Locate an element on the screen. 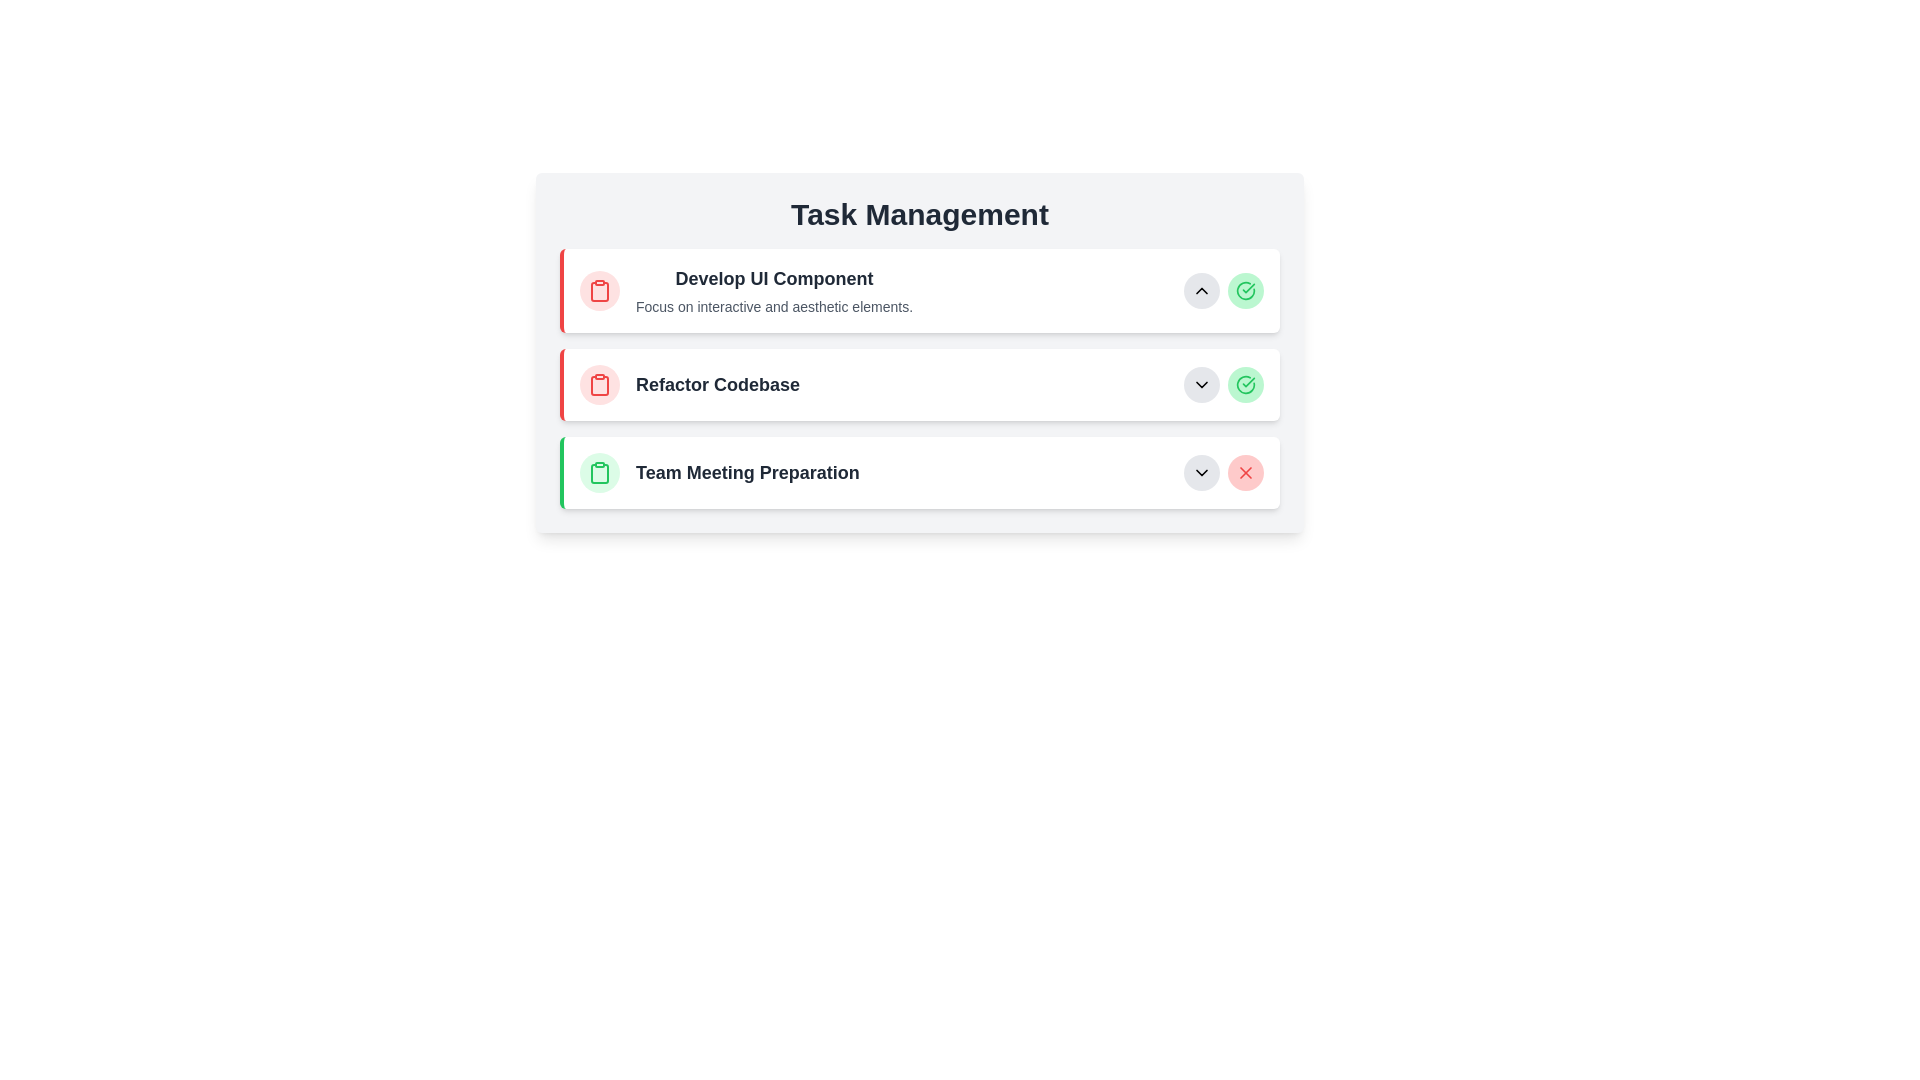  the circular confirmation icon featuring a green check mark, which indicates a success status for the task labeled 'Refactor Codebase' is located at coordinates (1245, 385).